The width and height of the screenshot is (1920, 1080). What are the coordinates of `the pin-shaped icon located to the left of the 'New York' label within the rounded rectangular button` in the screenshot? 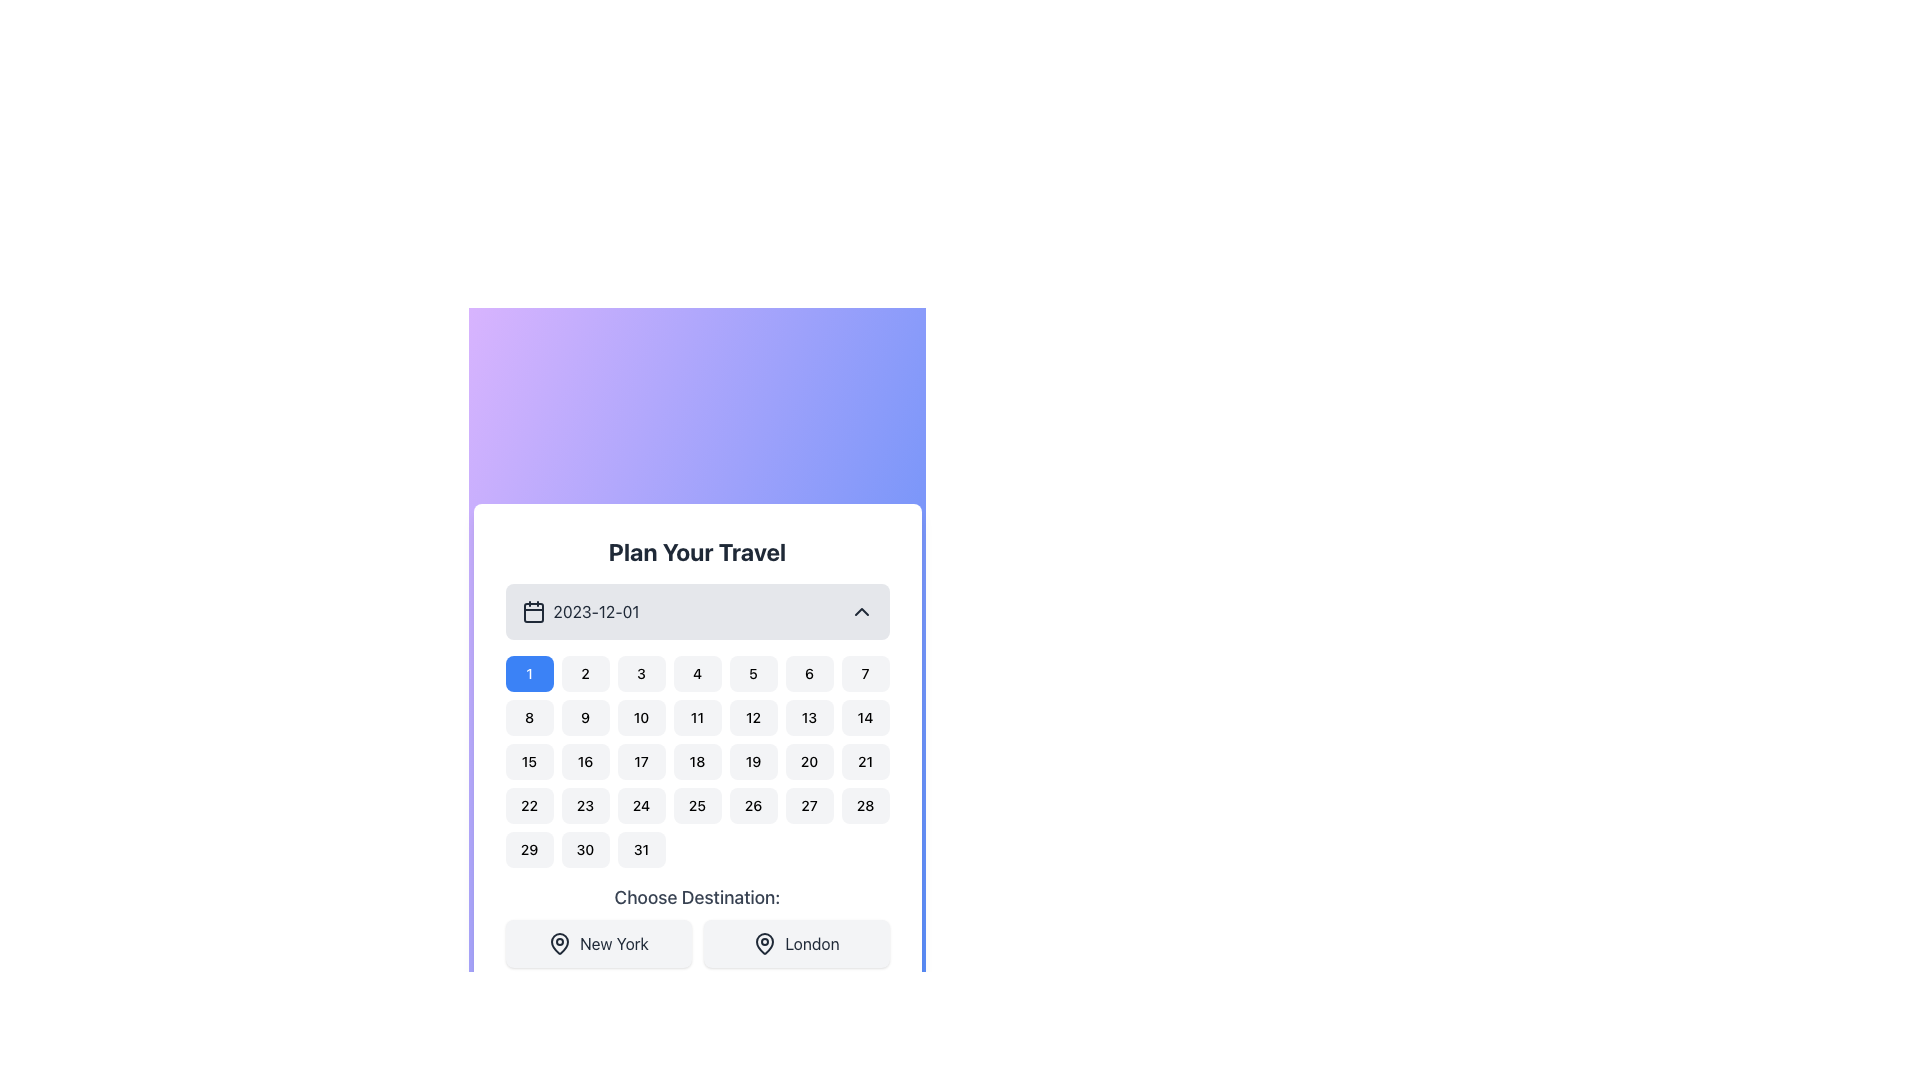 It's located at (560, 944).